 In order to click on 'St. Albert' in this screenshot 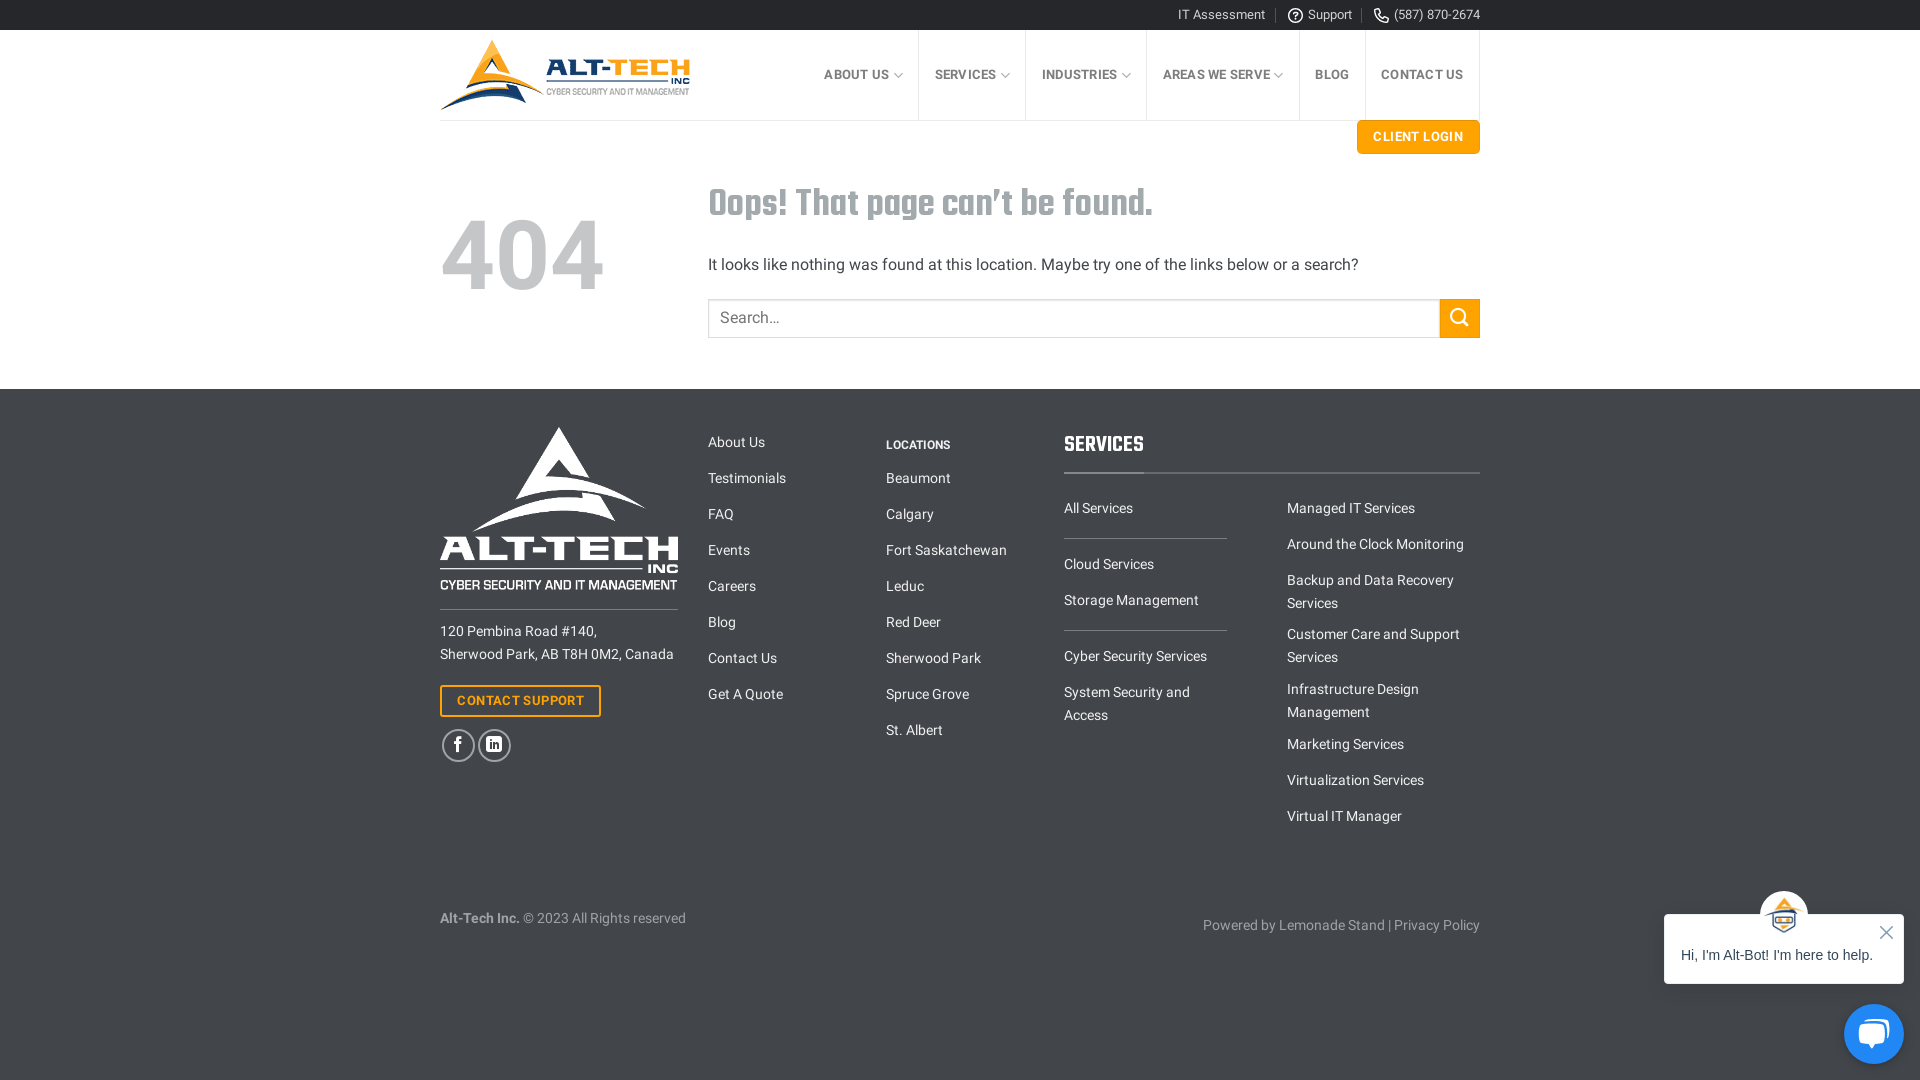, I will do `click(960, 732)`.